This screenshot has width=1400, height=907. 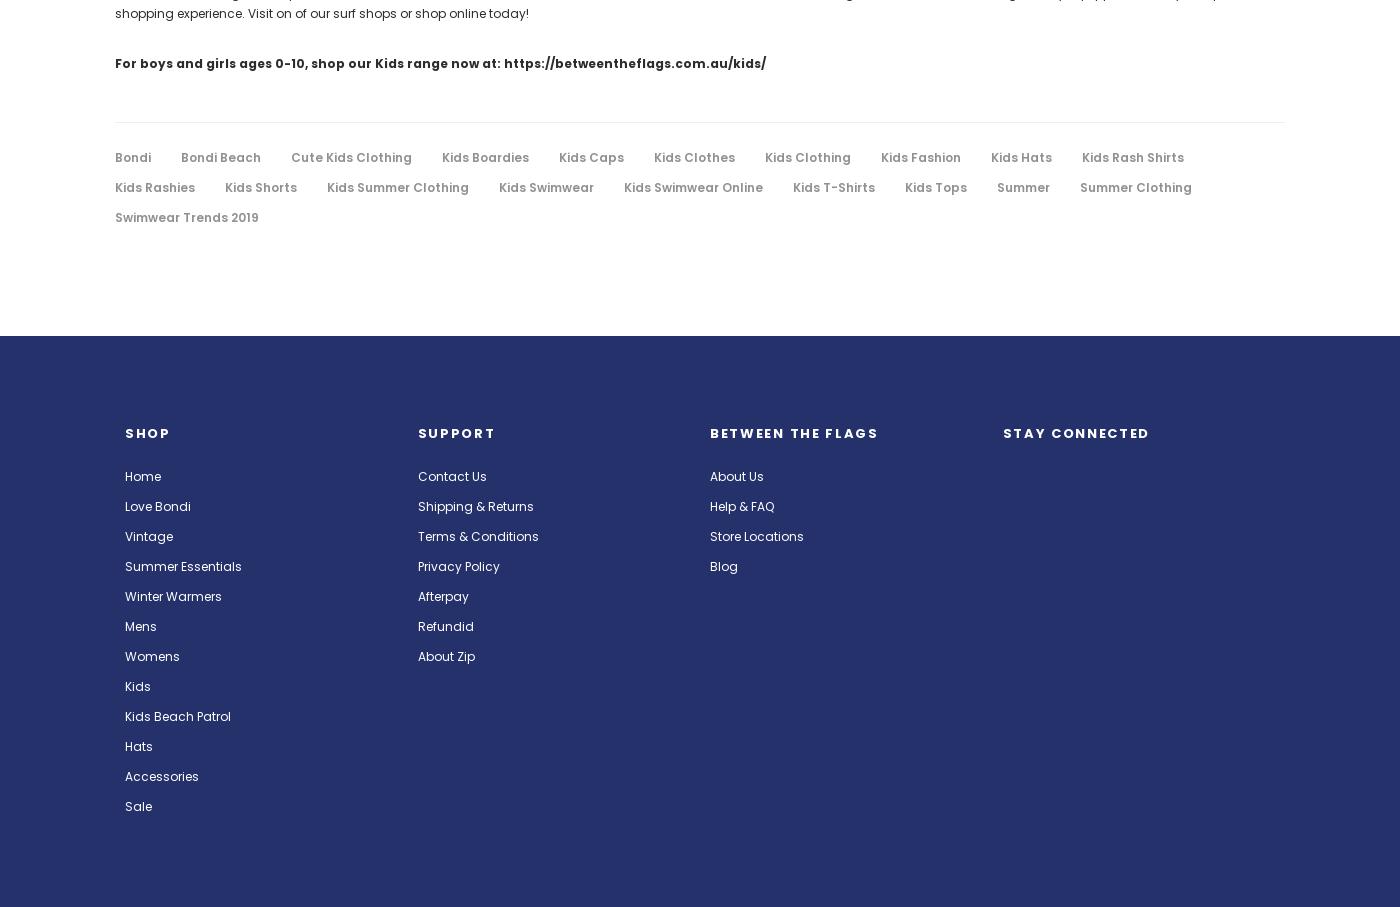 What do you see at coordinates (1021, 157) in the screenshot?
I see `'Kids Hats'` at bounding box center [1021, 157].